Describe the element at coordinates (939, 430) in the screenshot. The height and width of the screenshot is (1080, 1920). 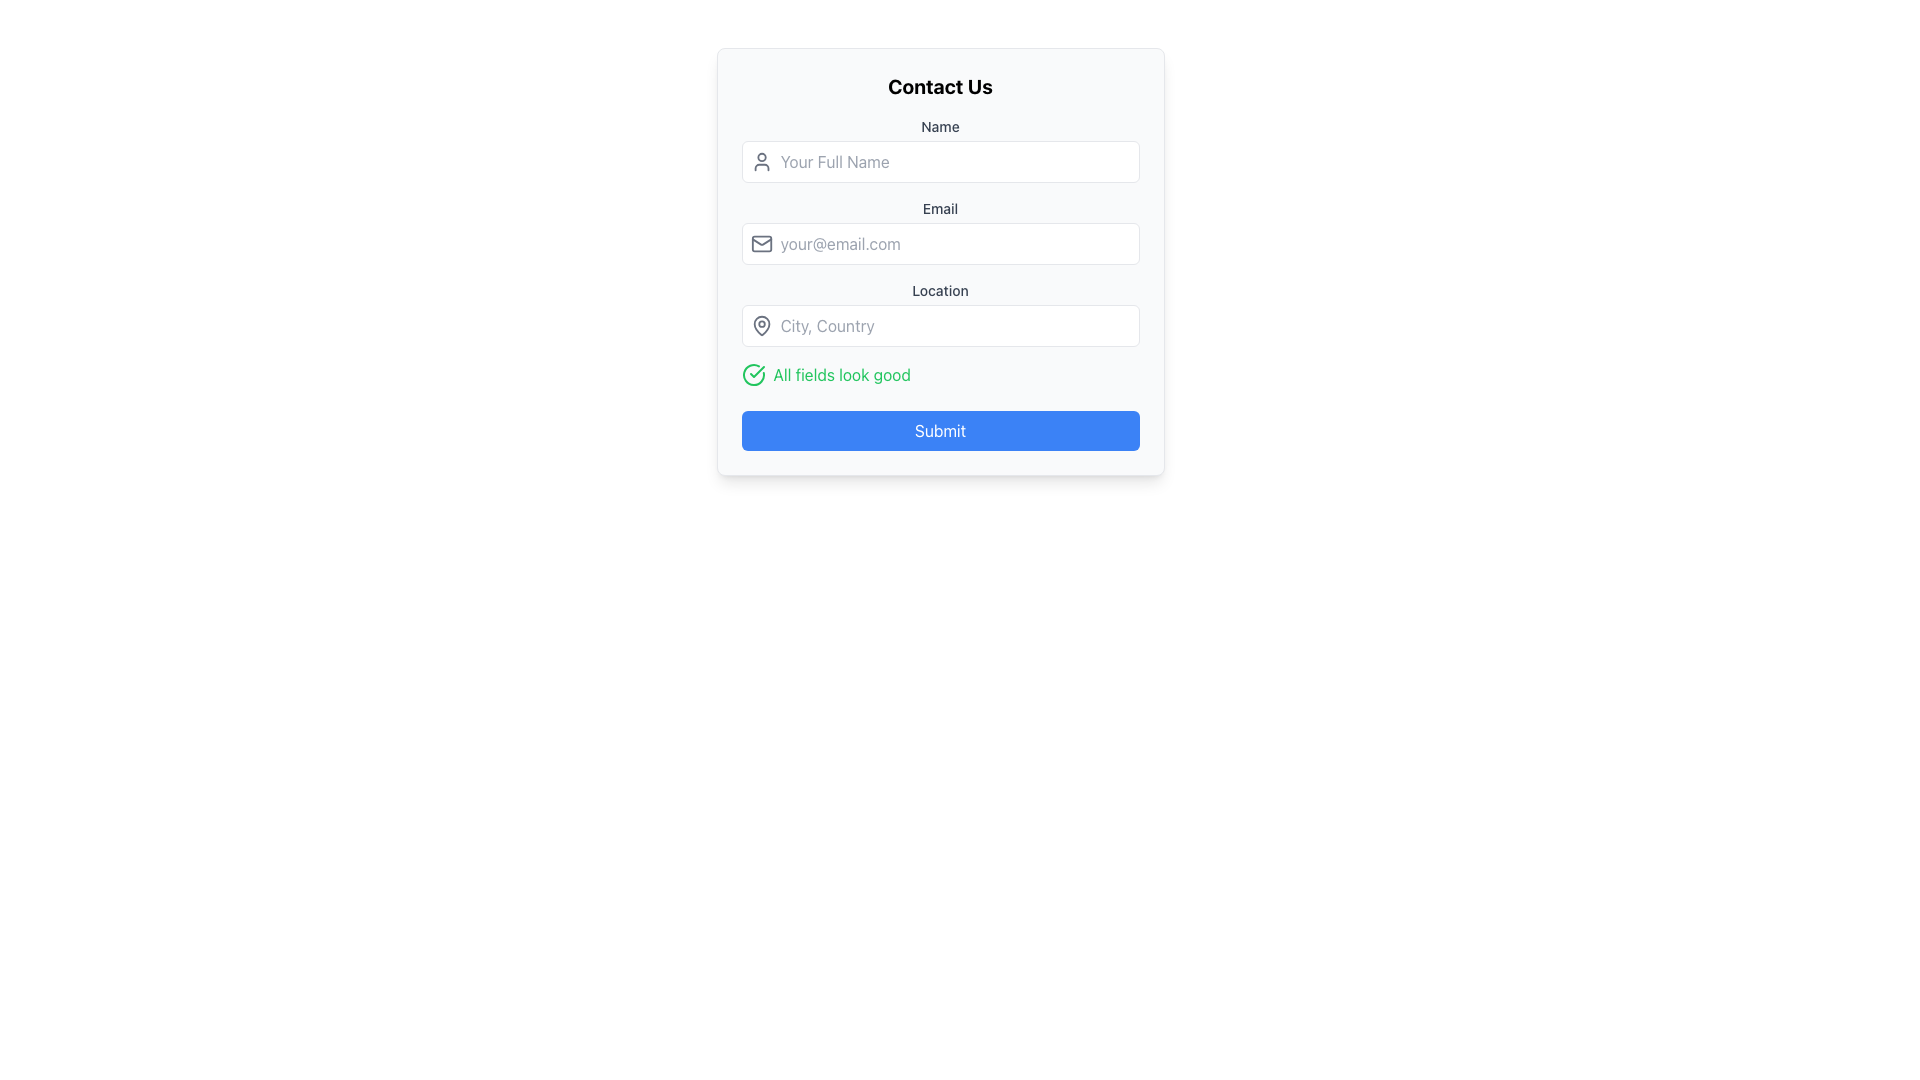
I see `the submit button located at the bottom of the form interface` at that location.